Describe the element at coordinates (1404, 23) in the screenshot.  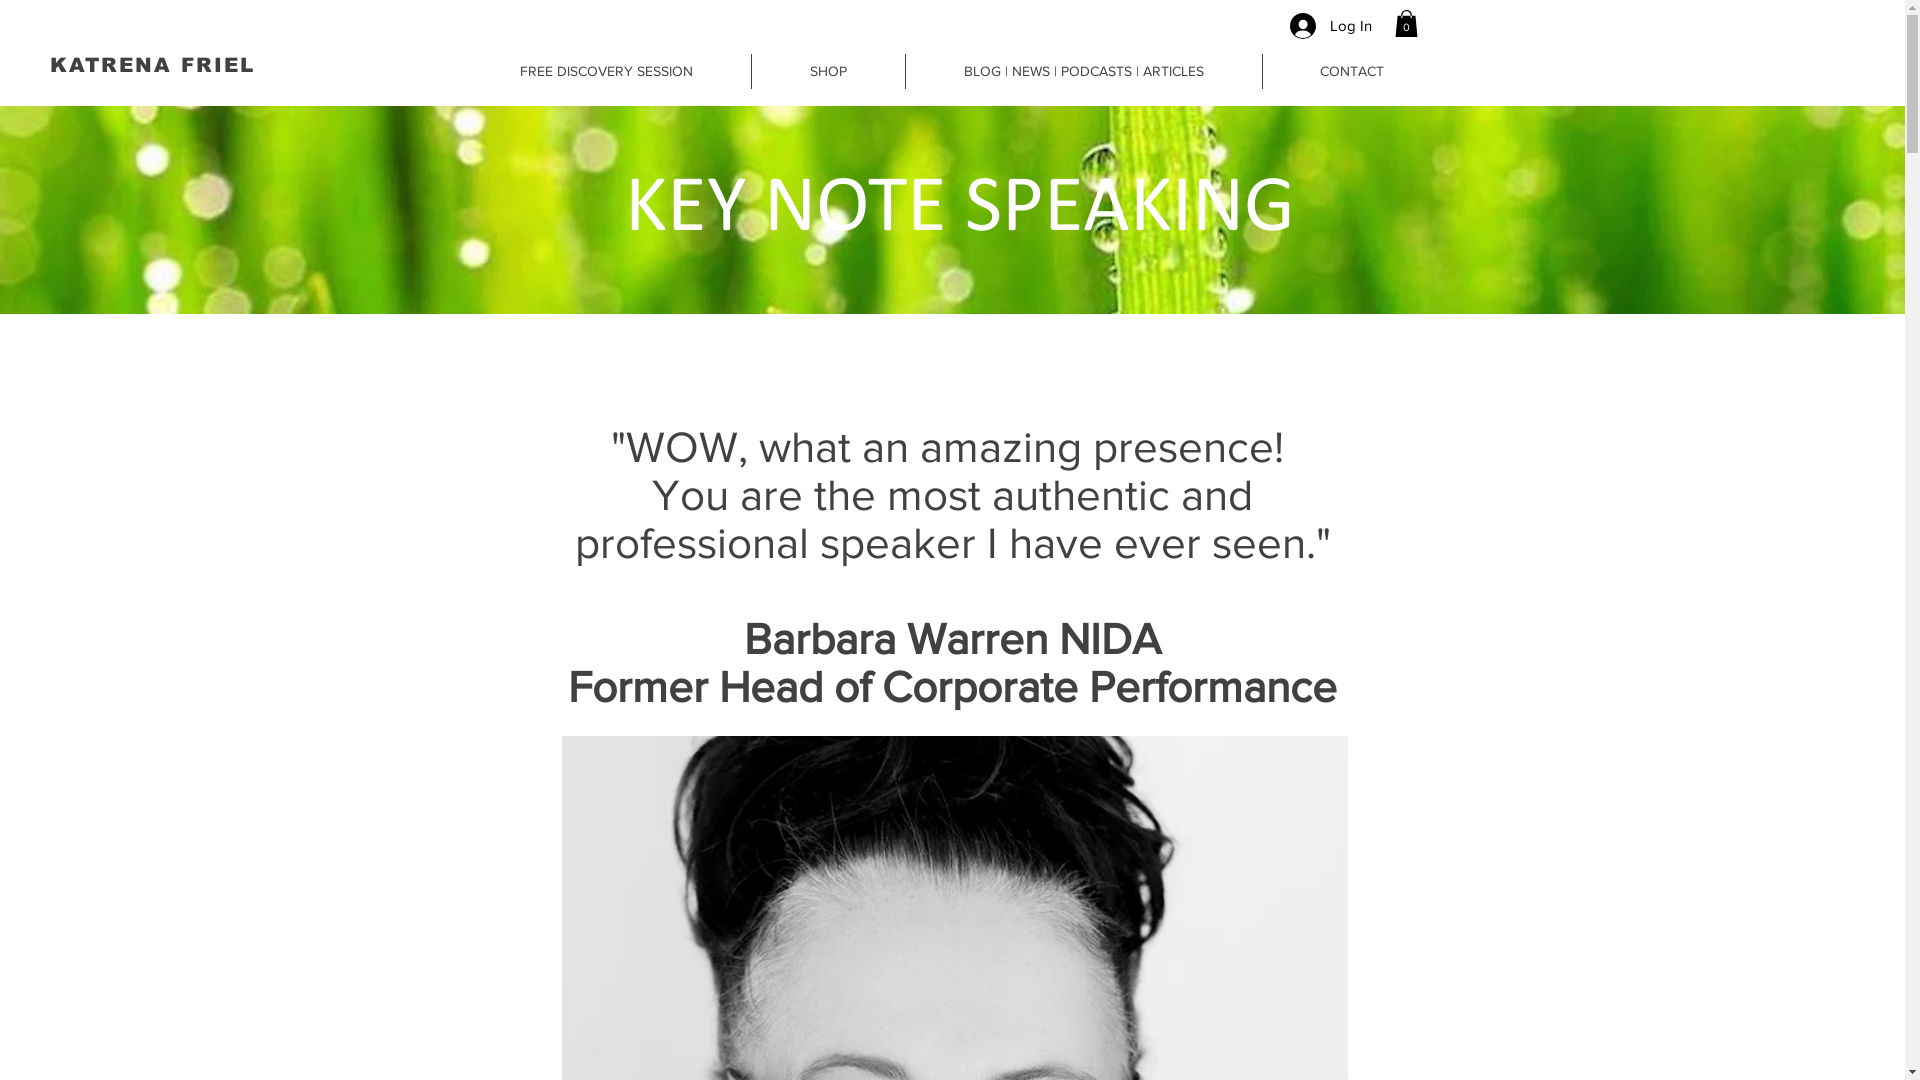
I see `'0'` at that location.